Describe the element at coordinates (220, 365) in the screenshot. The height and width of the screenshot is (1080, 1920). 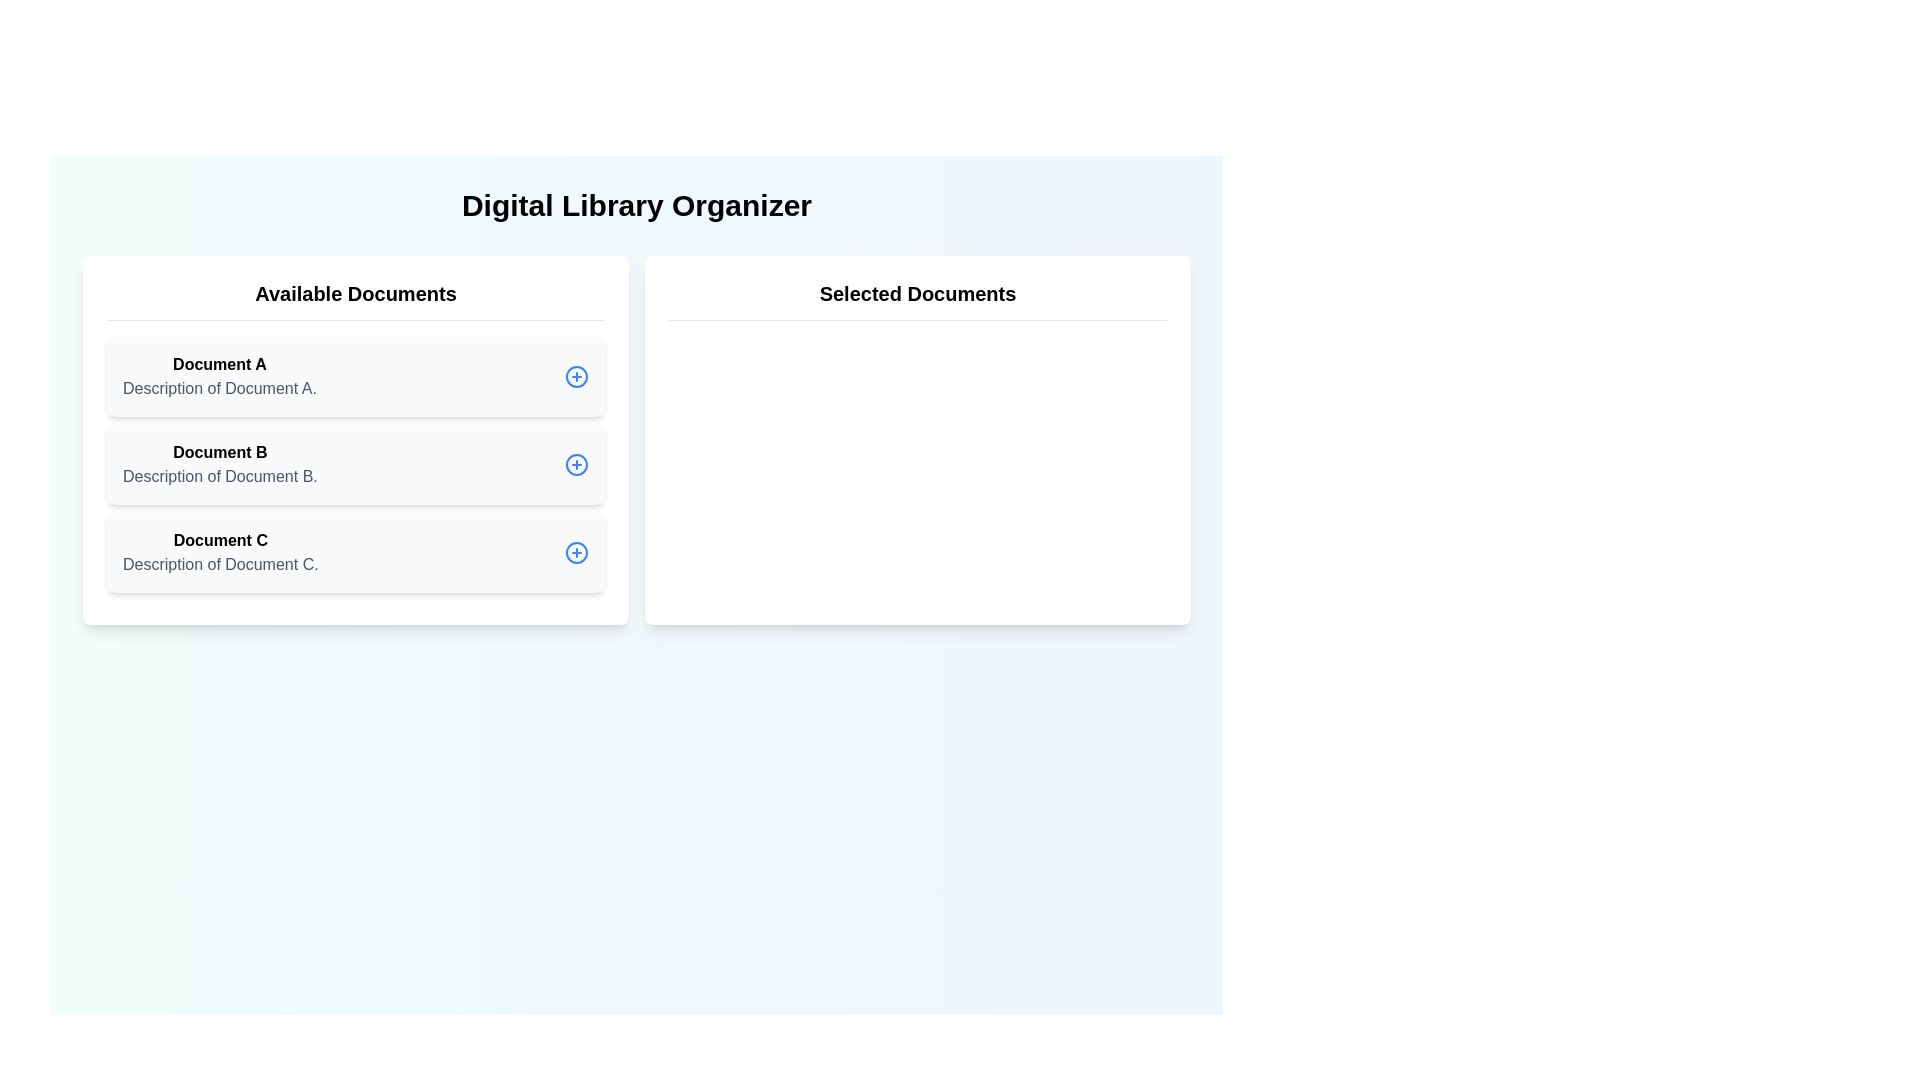
I see `text from the title label of the first item in the 'Available Documents' list located at the top portion of the item on the left-hand side of the interface` at that location.